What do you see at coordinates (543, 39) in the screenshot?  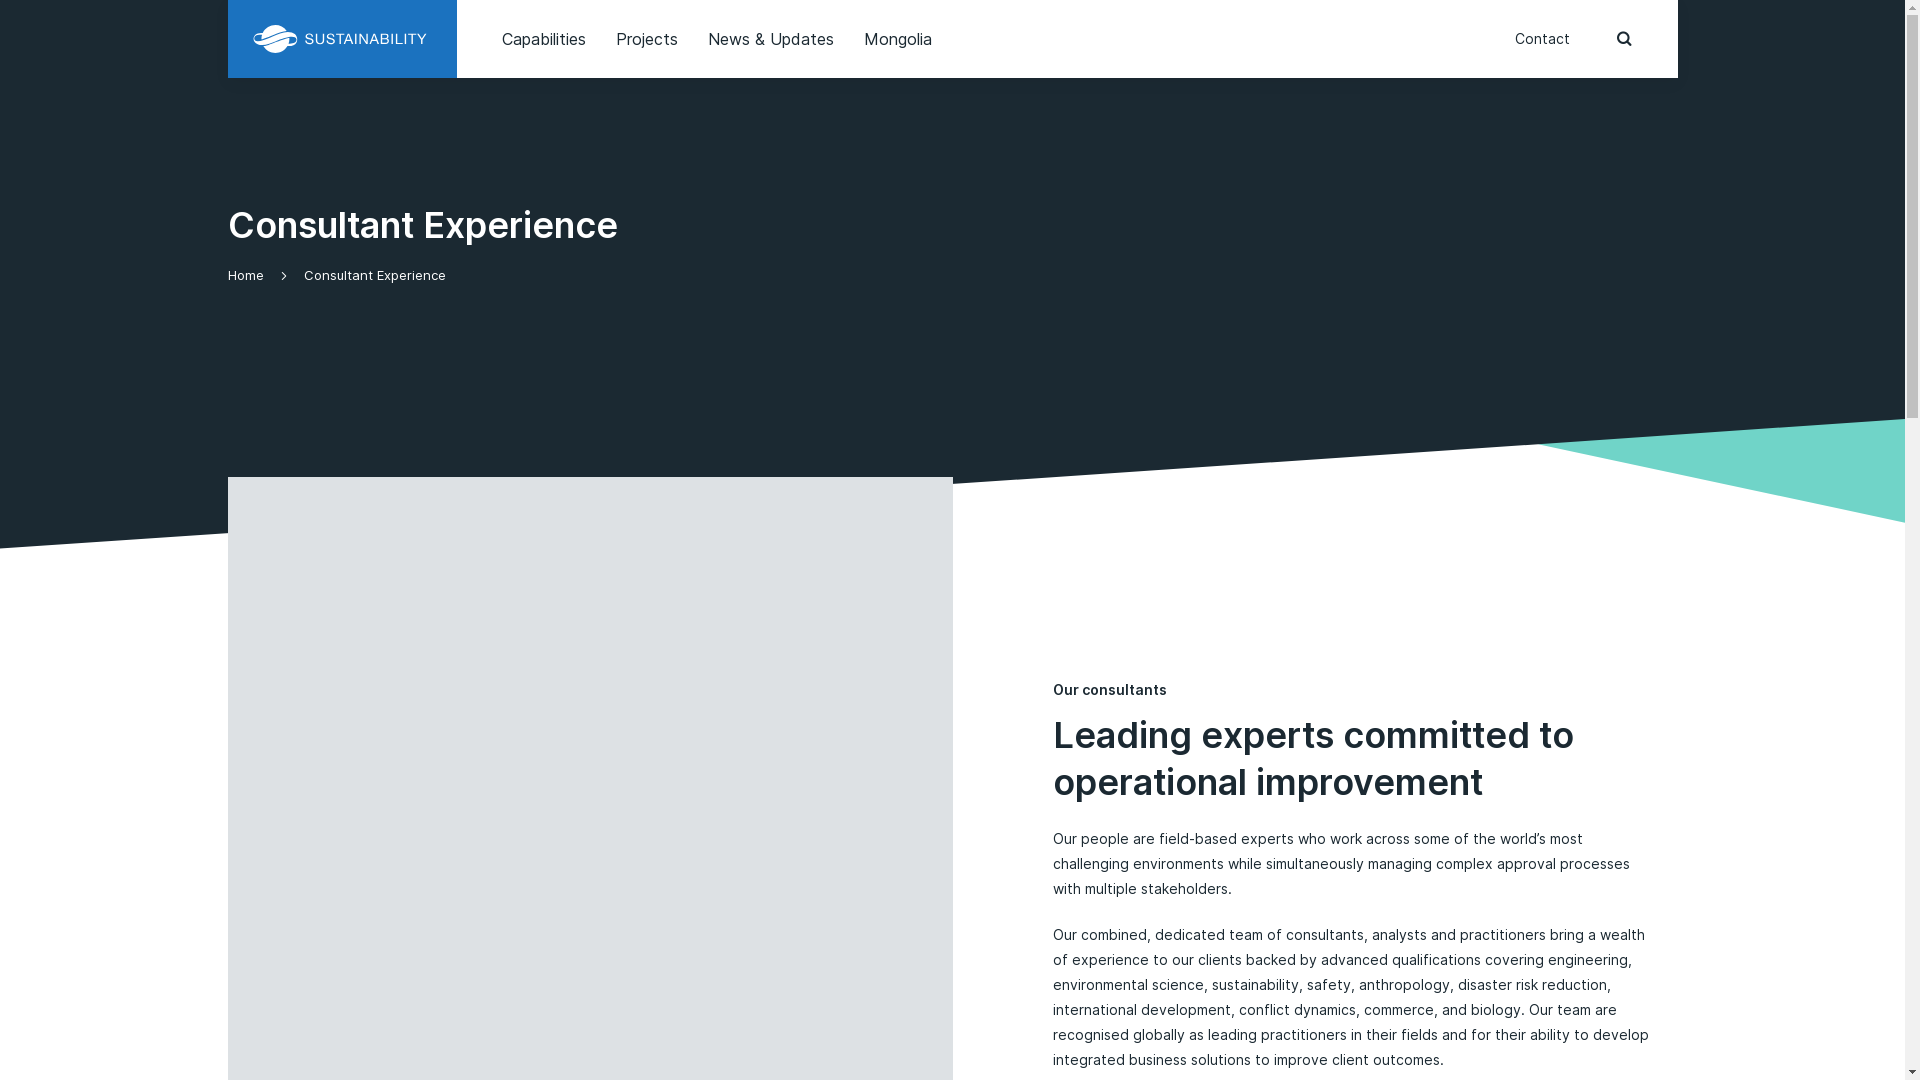 I see `'Capabilities'` at bounding box center [543, 39].